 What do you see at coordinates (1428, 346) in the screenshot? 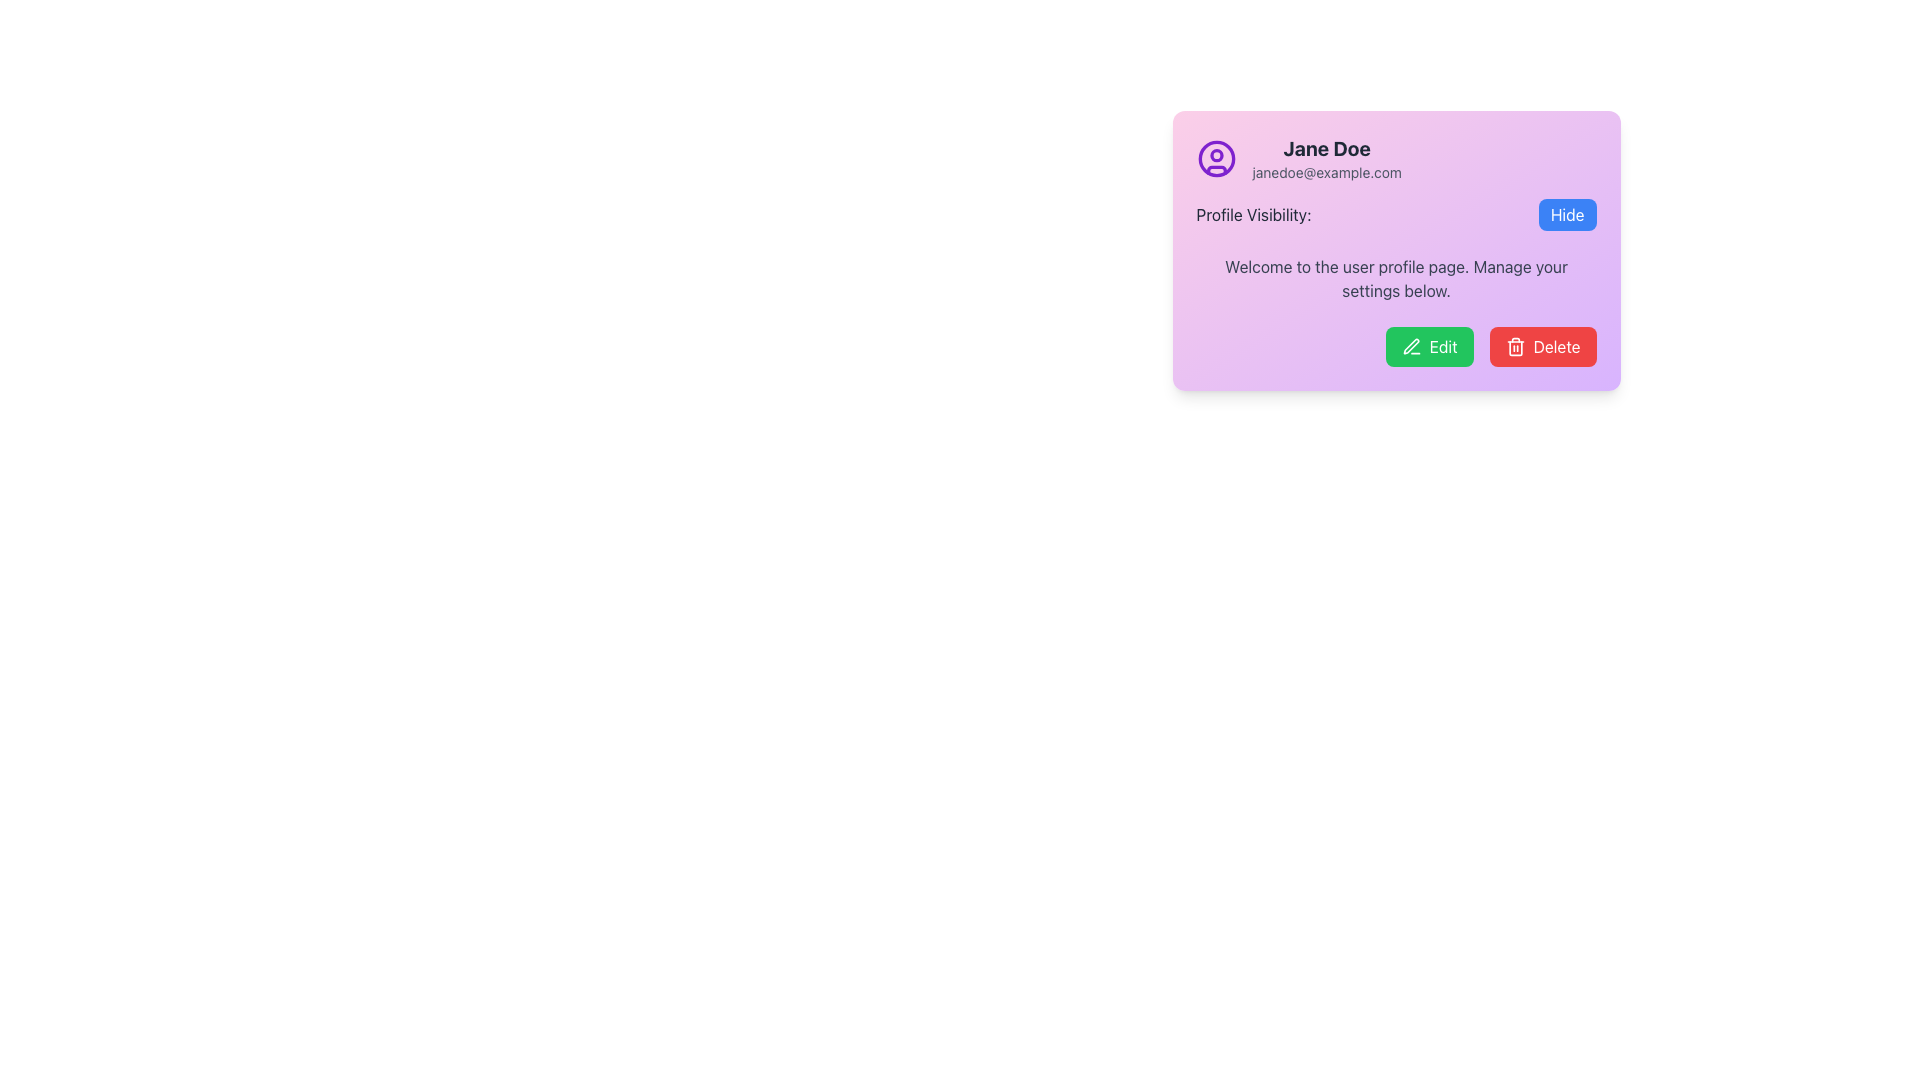
I see `the green 'Edit' button with rounded corners and a pencil icon to observe the hover effect` at bounding box center [1428, 346].